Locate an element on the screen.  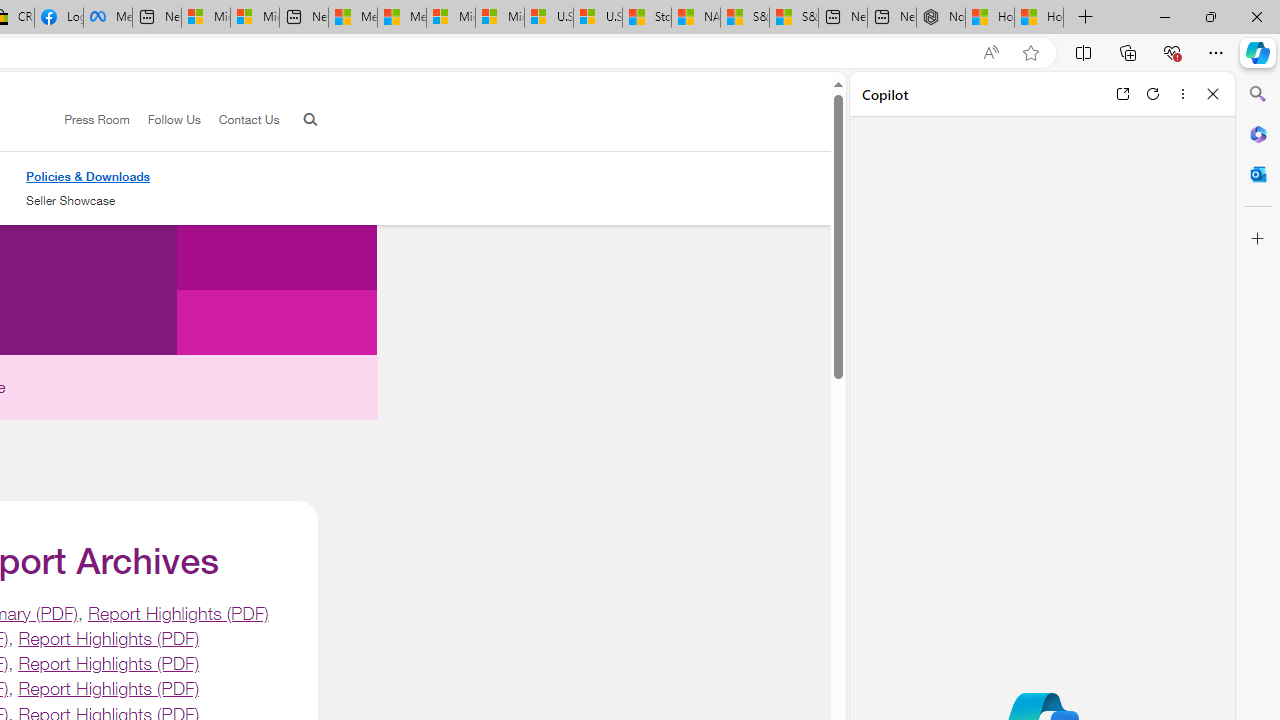
'Seller Showcase' is located at coordinates (71, 200).